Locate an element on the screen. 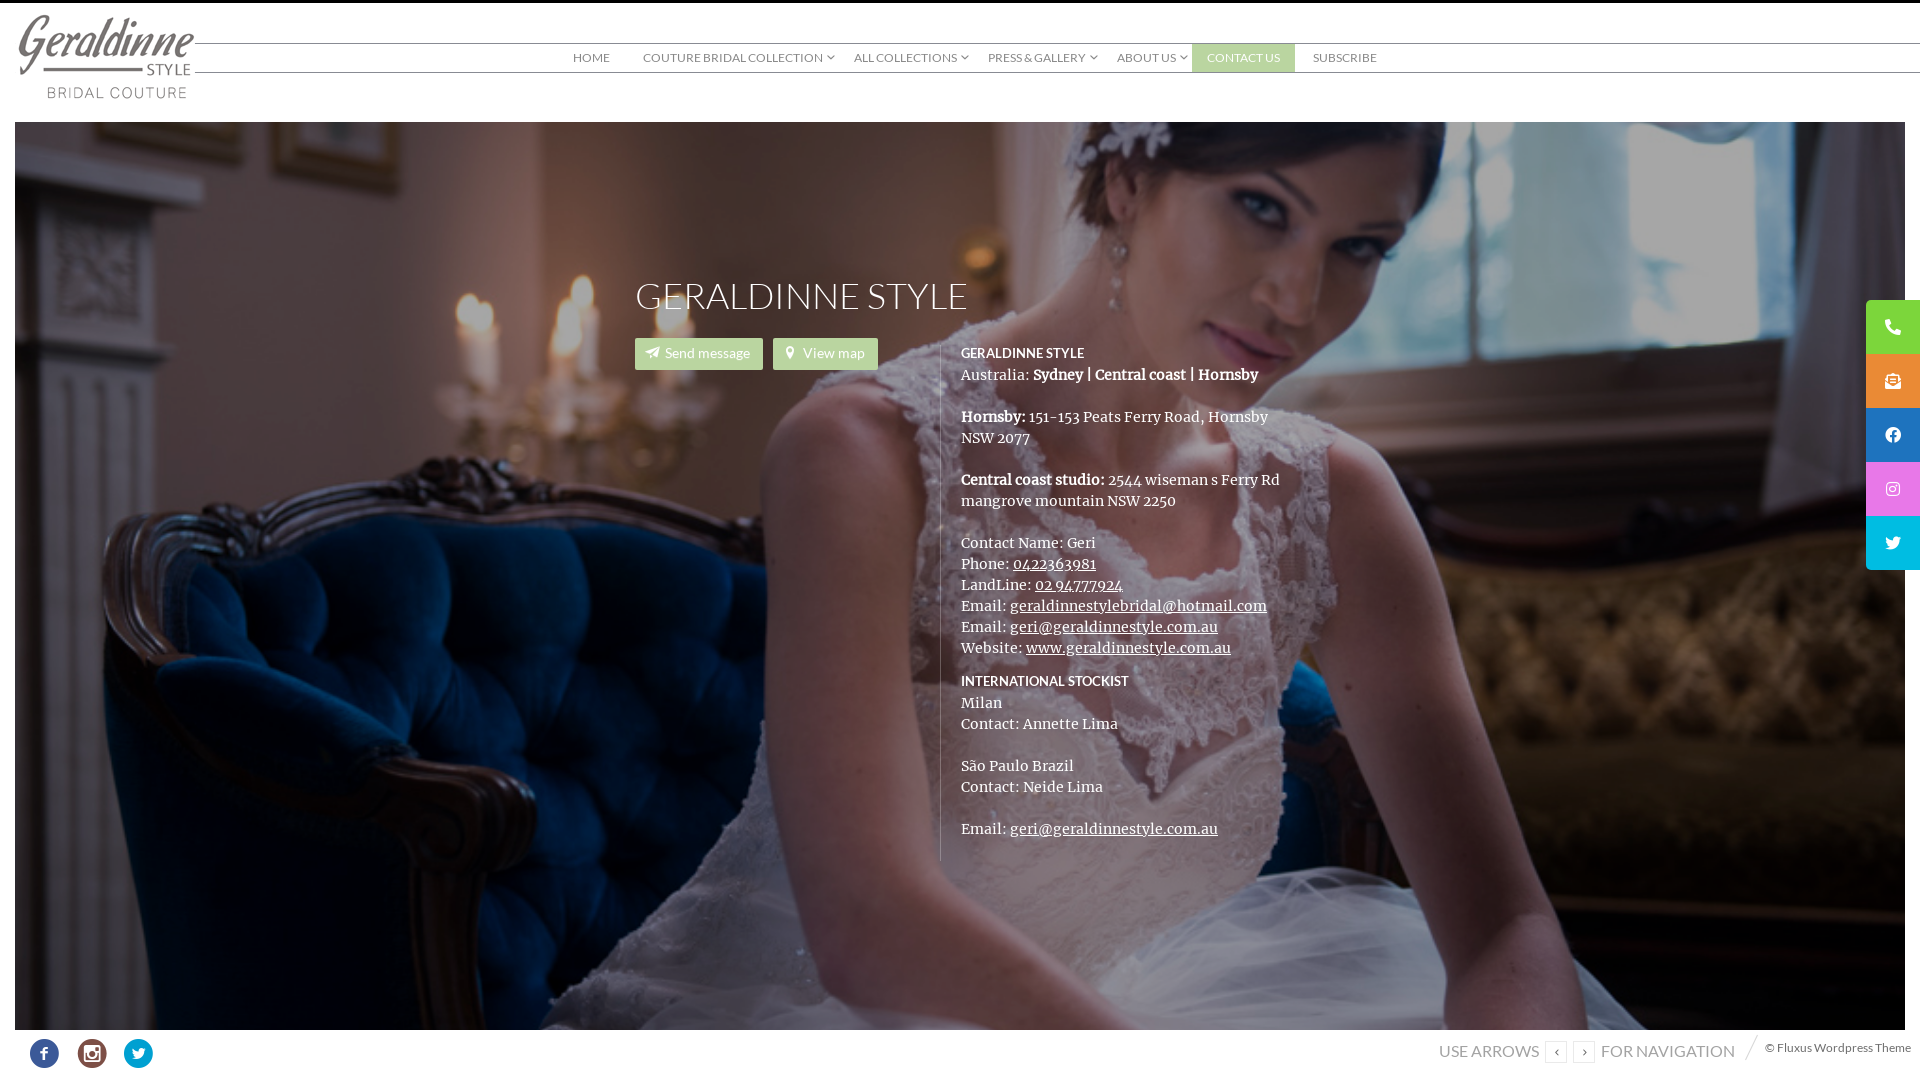  '02 94777924' is located at coordinates (1078, 585).